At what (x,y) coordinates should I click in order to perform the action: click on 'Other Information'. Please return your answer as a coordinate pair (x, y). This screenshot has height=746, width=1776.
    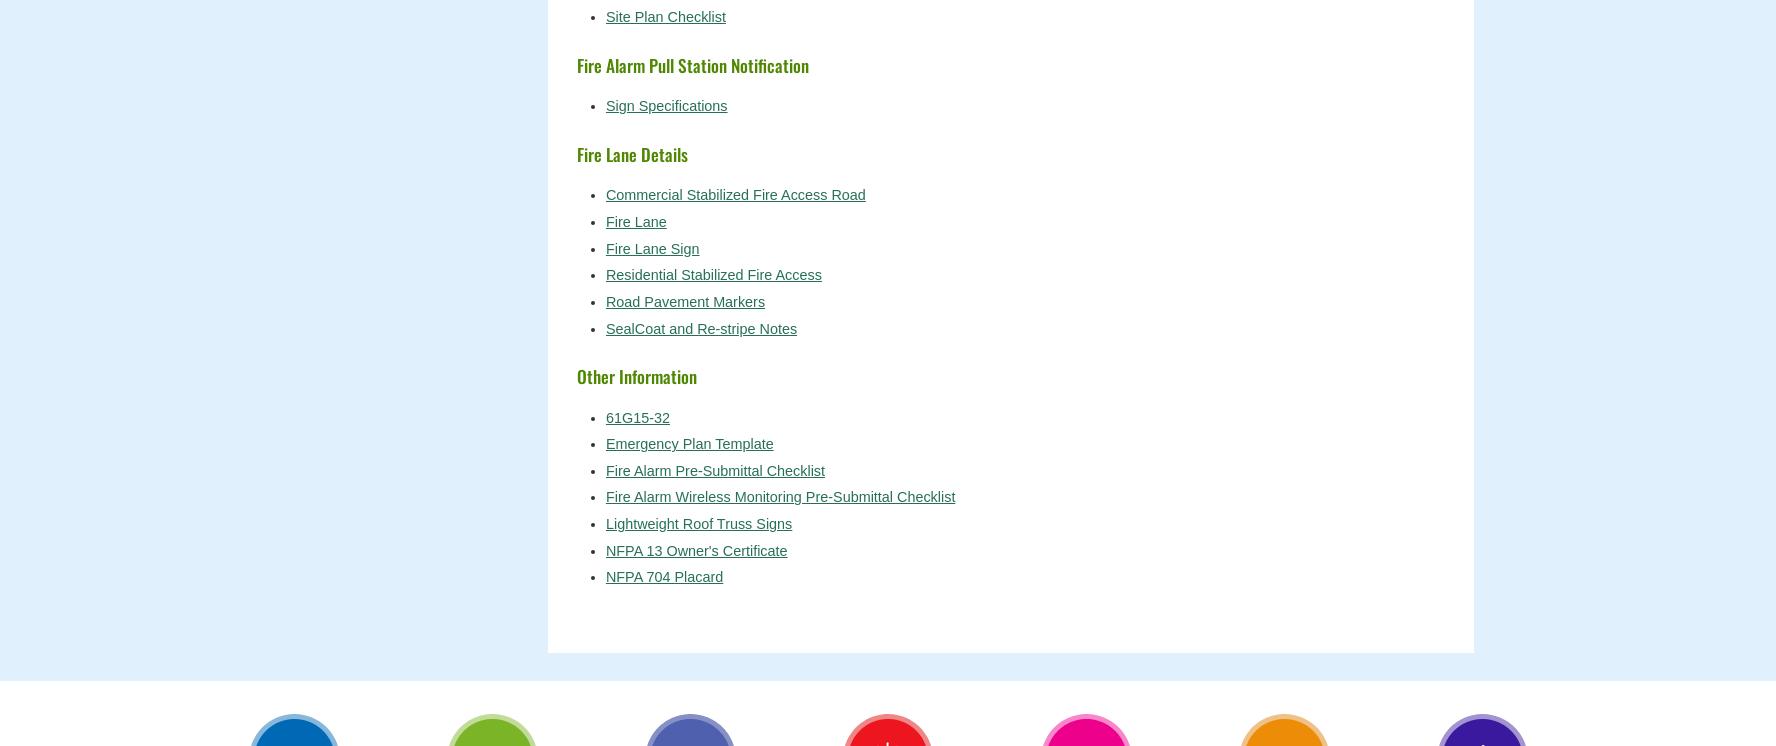
    Looking at the image, I should click on (636, 375).